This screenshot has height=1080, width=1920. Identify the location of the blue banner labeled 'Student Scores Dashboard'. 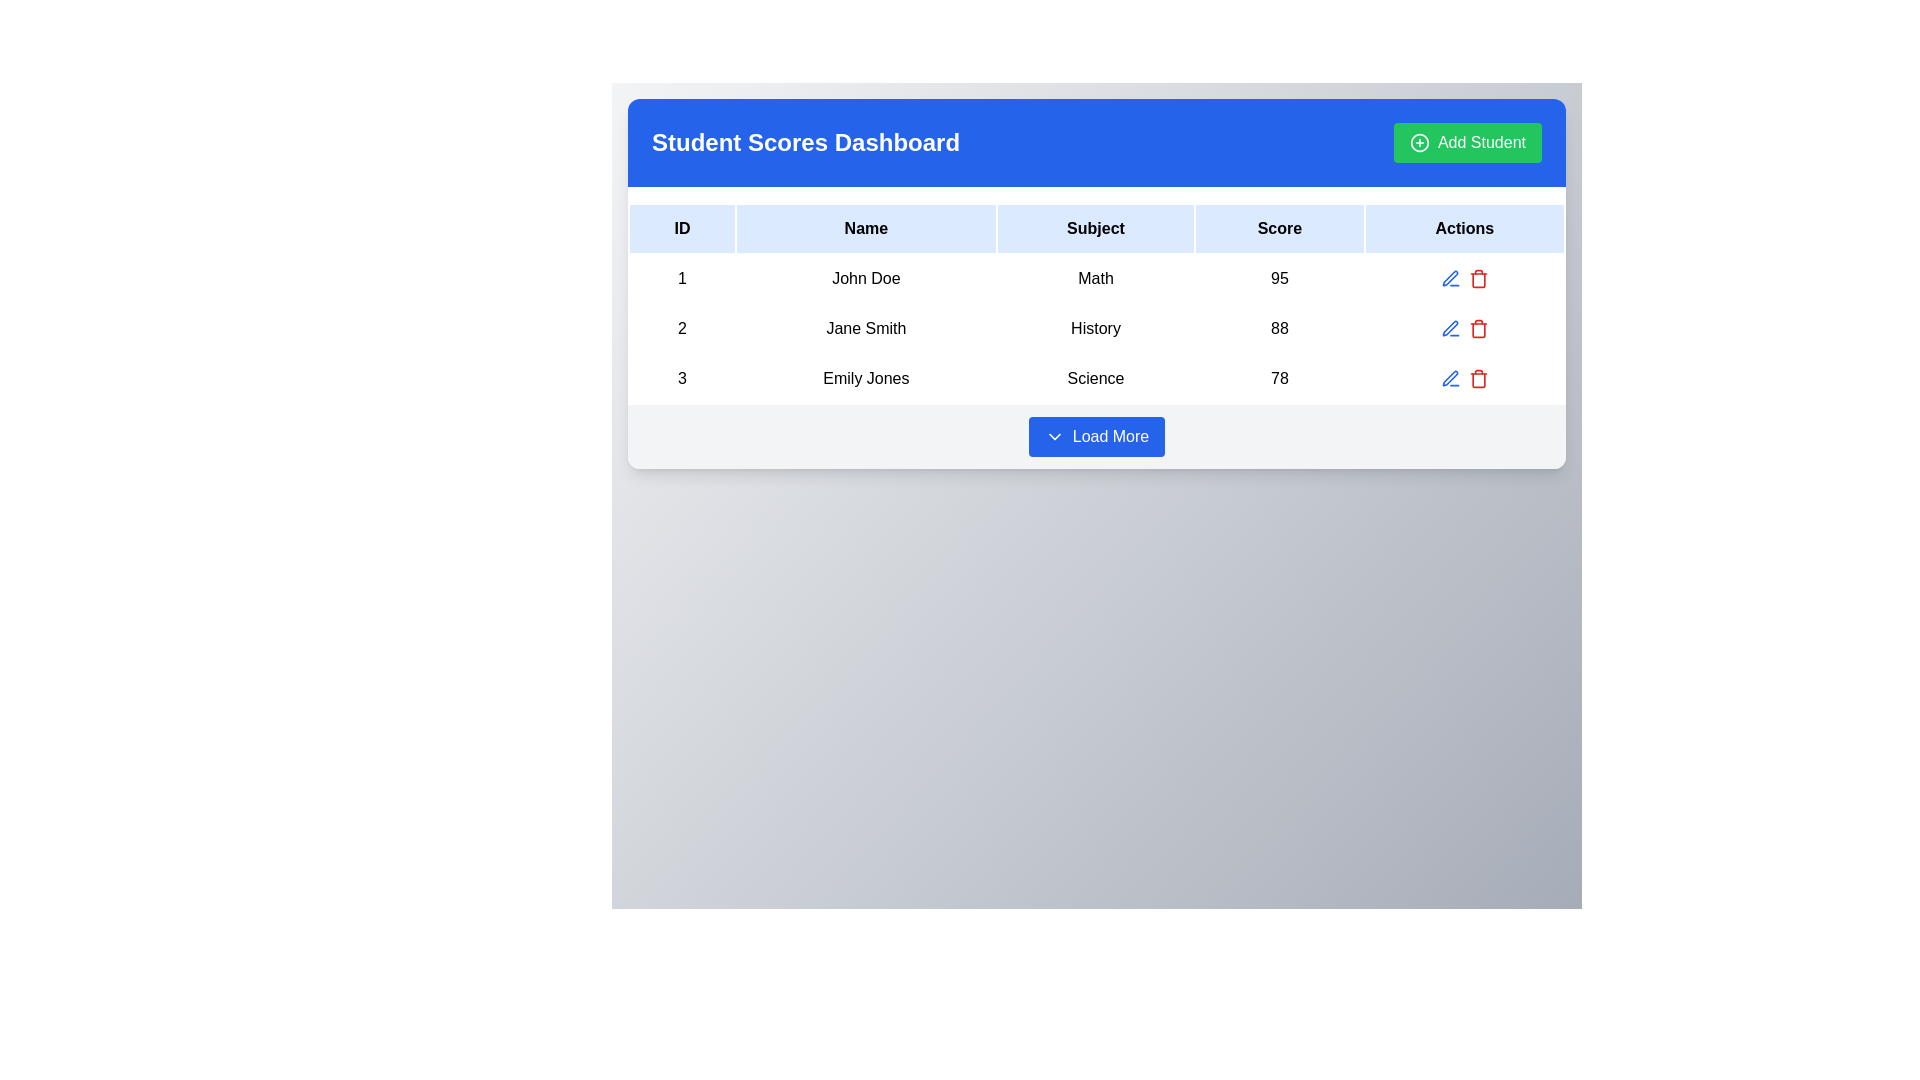
(1096, 141).